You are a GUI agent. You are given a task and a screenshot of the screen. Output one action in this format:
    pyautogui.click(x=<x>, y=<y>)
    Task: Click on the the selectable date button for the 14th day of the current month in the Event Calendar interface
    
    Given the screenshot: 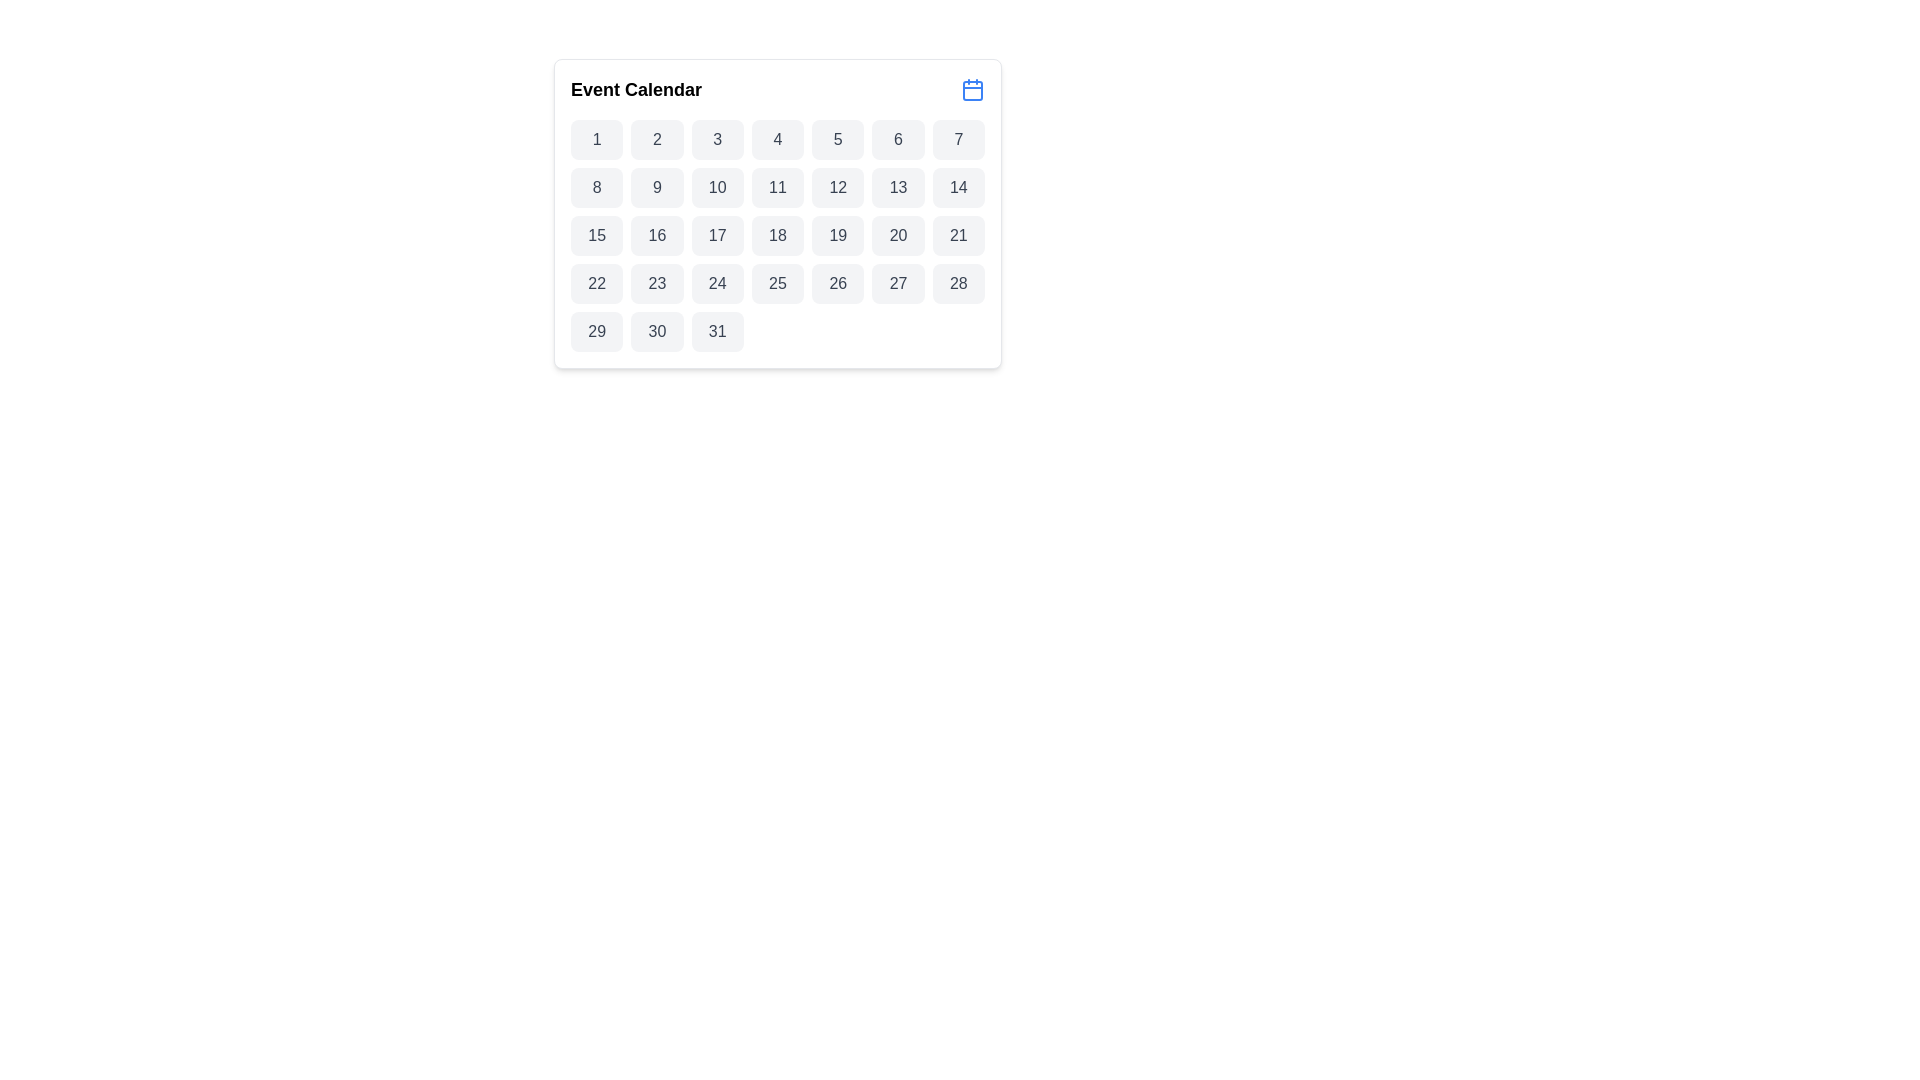 What is the action you would take?
    pyautogui.click(x=957, y=188)
    